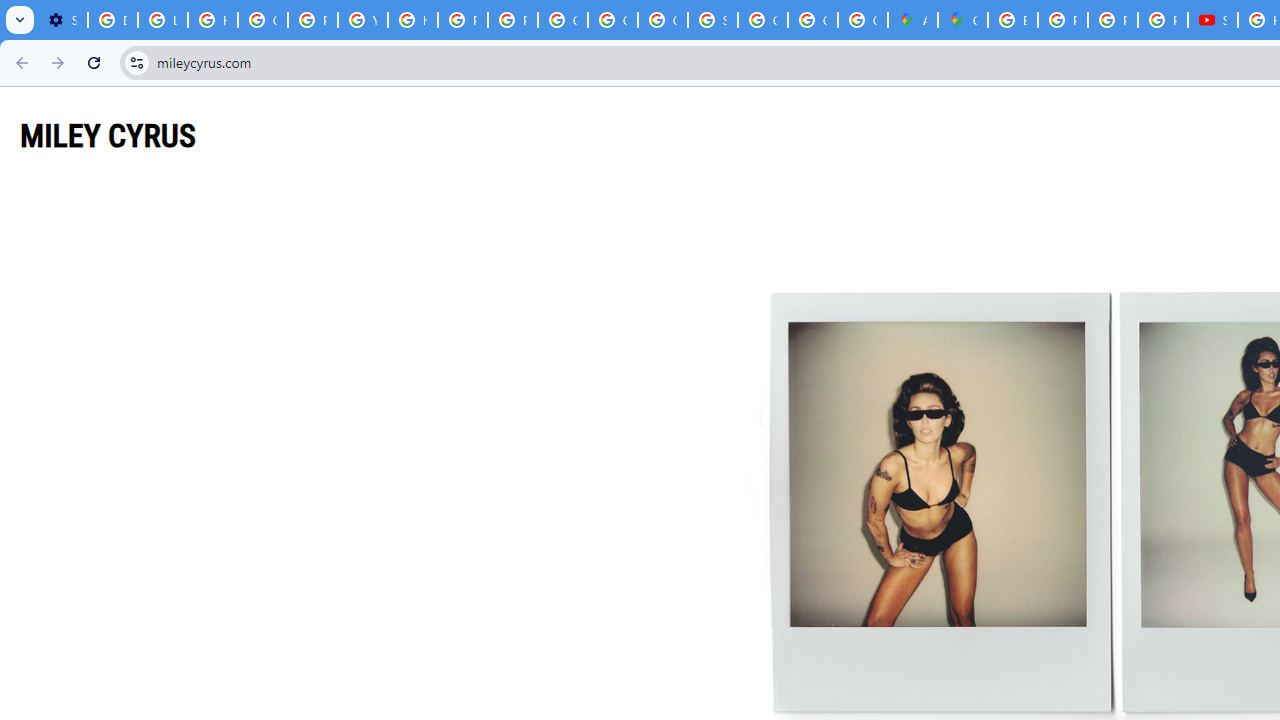 The width and height of the screenshot is (1280, 720). Describe the element at coordinates (1062, 20) in the screenshot. I see `'Privacy Help Center - Policies Help'` at that location.